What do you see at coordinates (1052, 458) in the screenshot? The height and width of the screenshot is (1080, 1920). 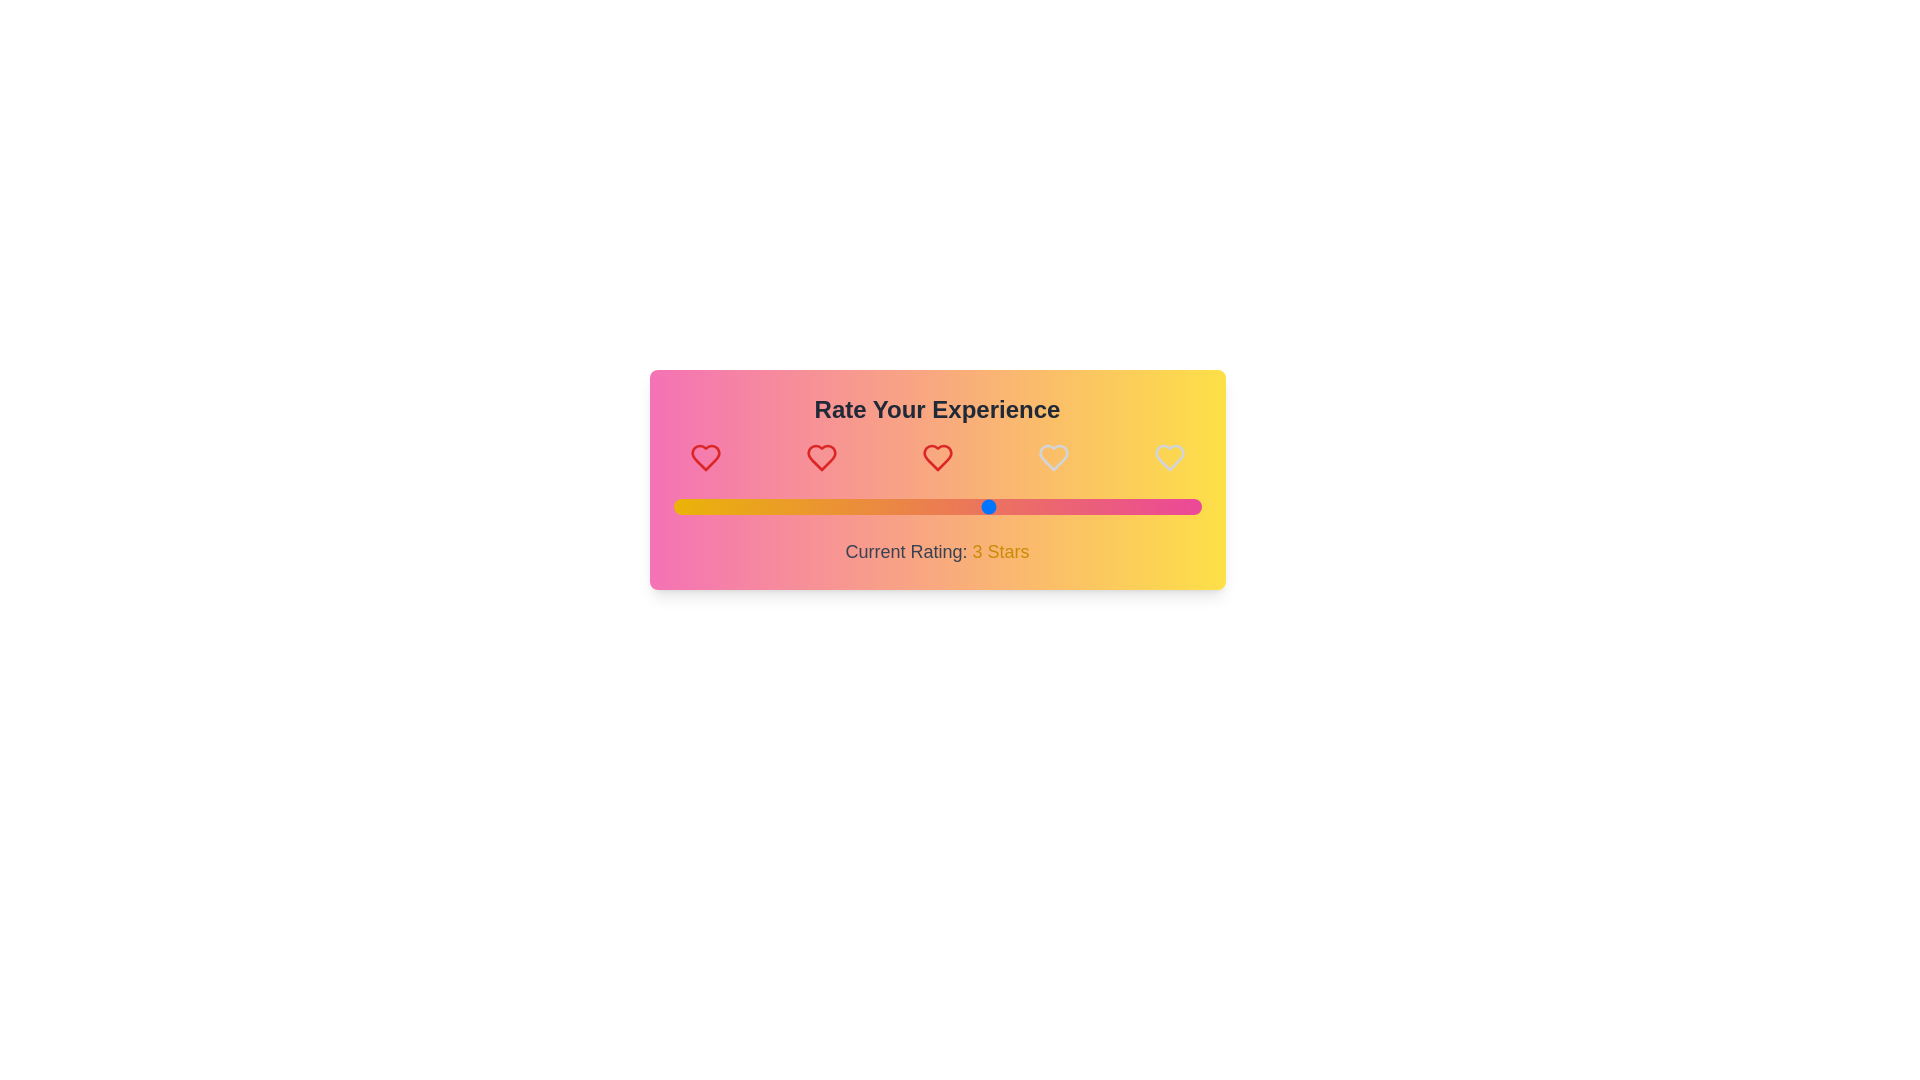 I see `the heart icon corresponding to the desired rating 4` at bounding box center [1052, 458].